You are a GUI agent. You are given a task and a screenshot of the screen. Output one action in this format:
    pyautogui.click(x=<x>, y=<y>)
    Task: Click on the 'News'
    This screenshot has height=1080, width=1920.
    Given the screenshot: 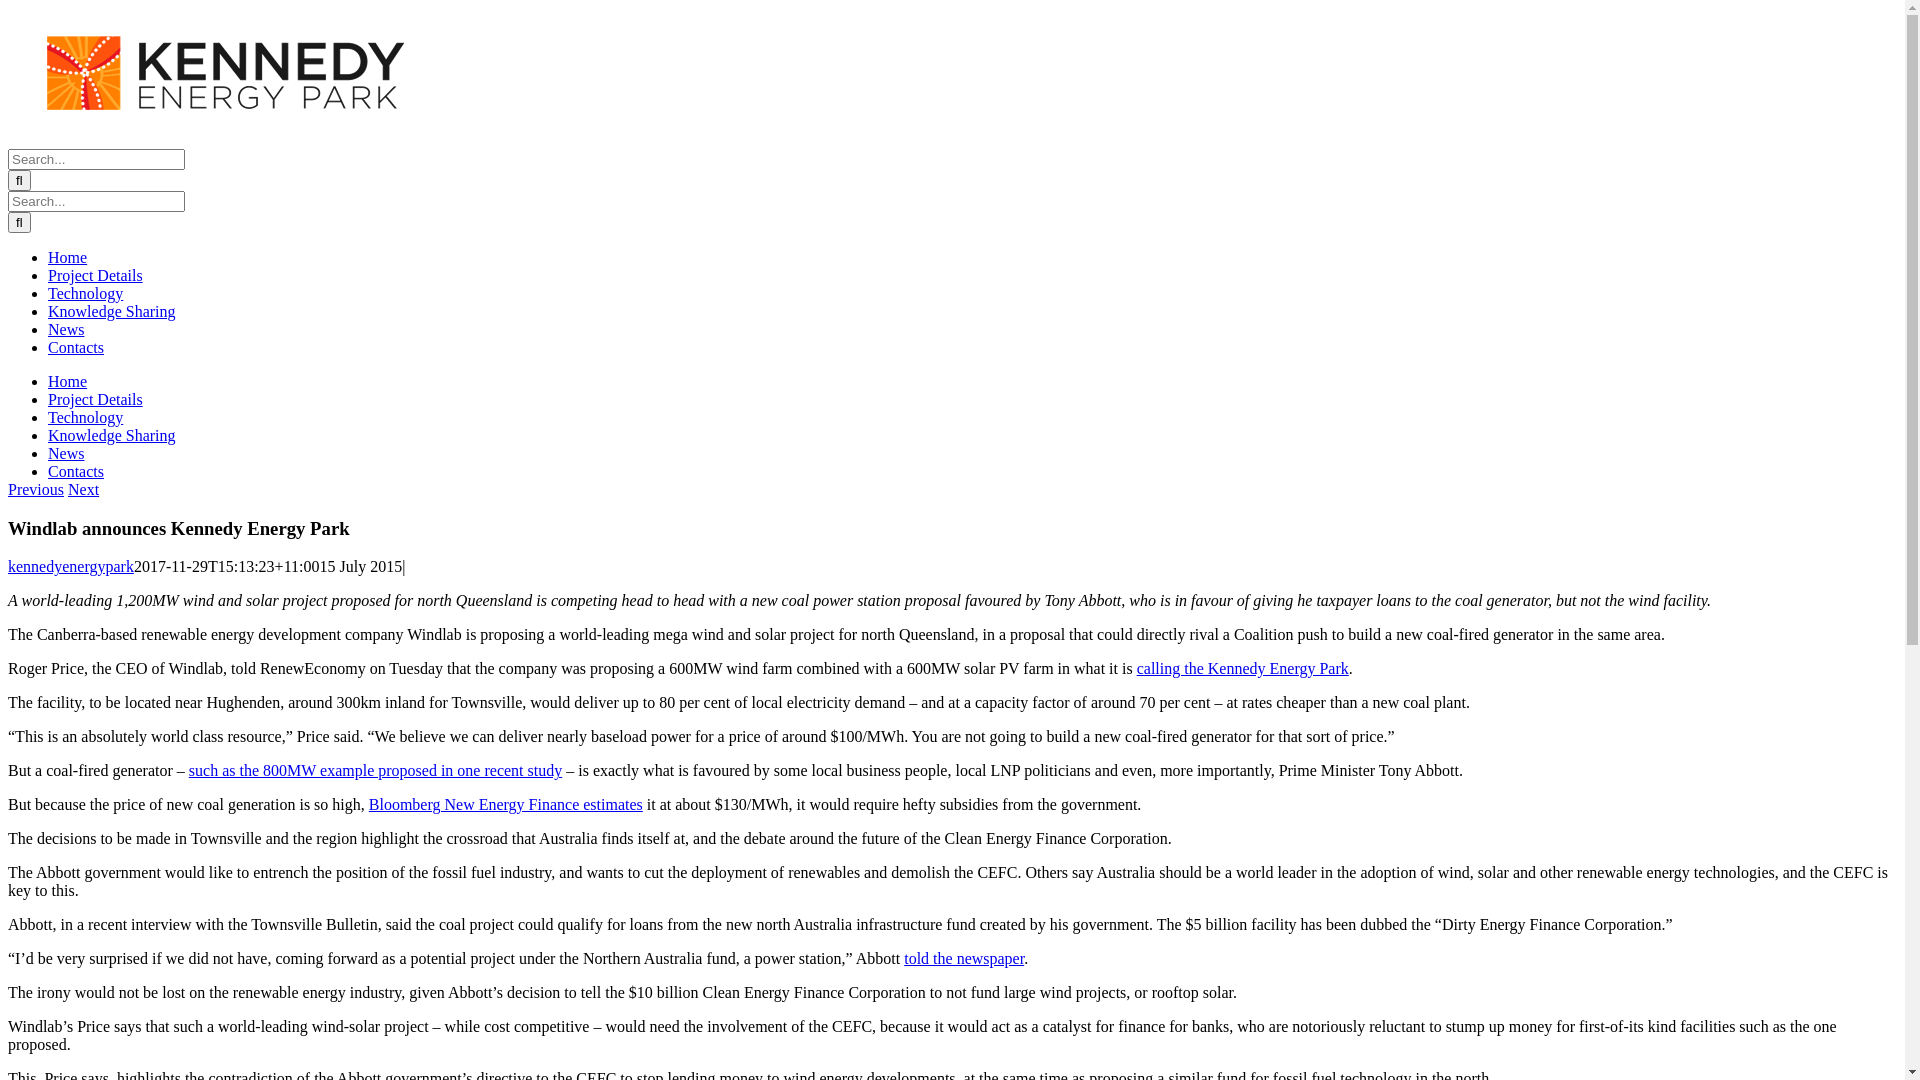 What is the action you would take?
    pyautogui.click(x=66, y=328)
    